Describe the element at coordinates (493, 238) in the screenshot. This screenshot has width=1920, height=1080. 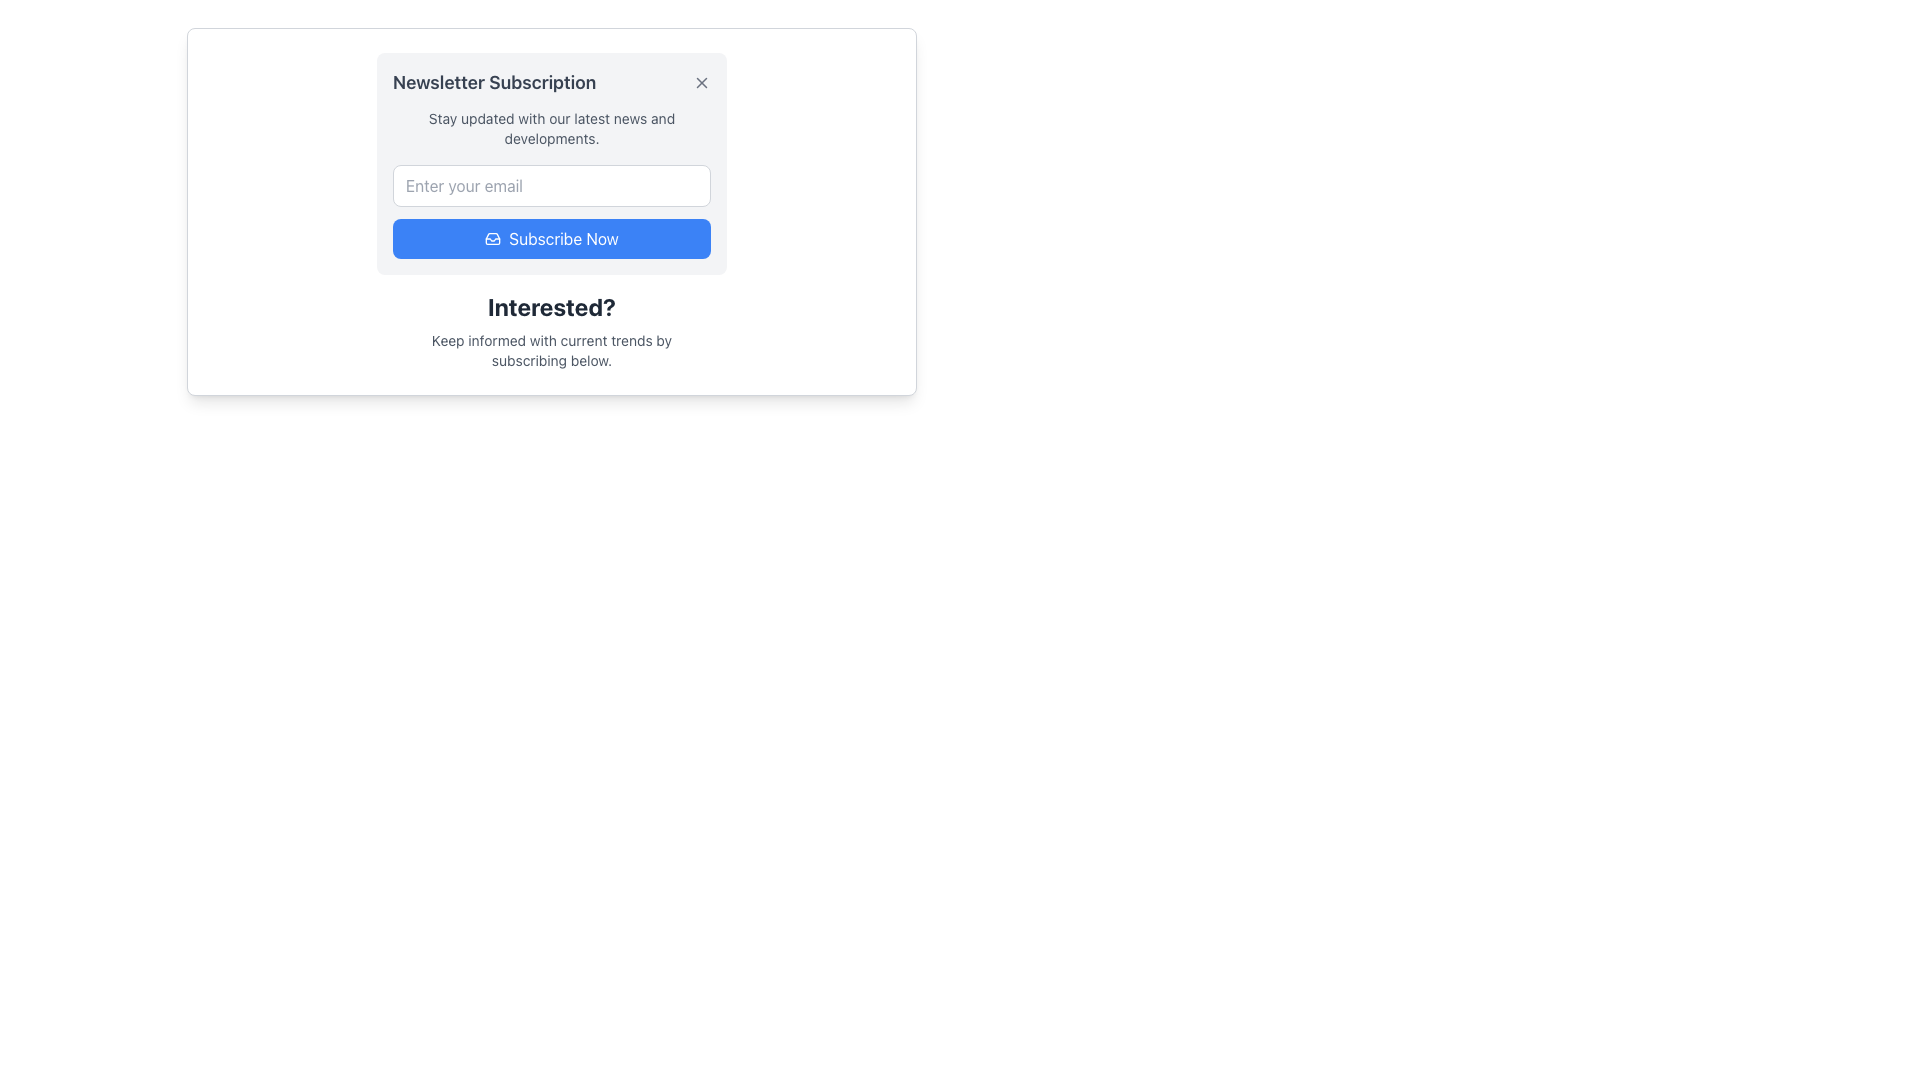
I see `the email subscription icon located within the 'Subscribe Now' button at the center-bottom of the modal, just above the footer text 'Interested?'` at that location.